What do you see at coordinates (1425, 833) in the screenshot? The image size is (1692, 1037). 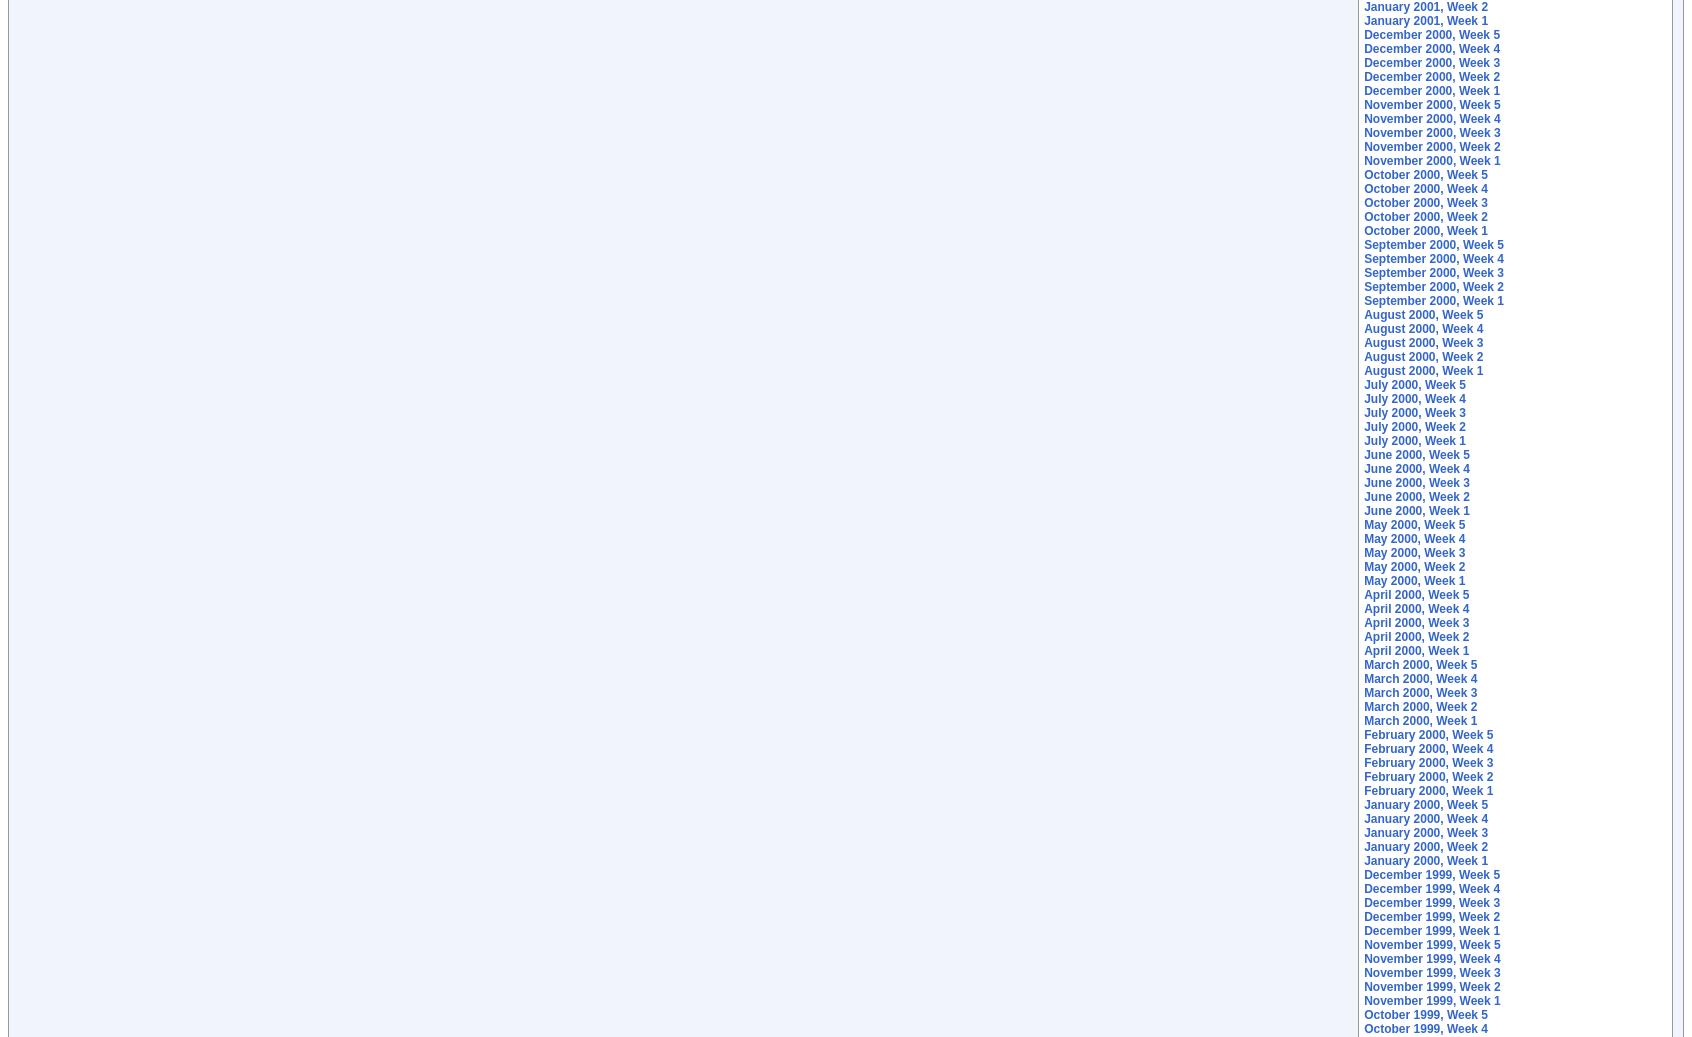 I see `'January 2000, Week 3'` at bounding box center [1425, 833].